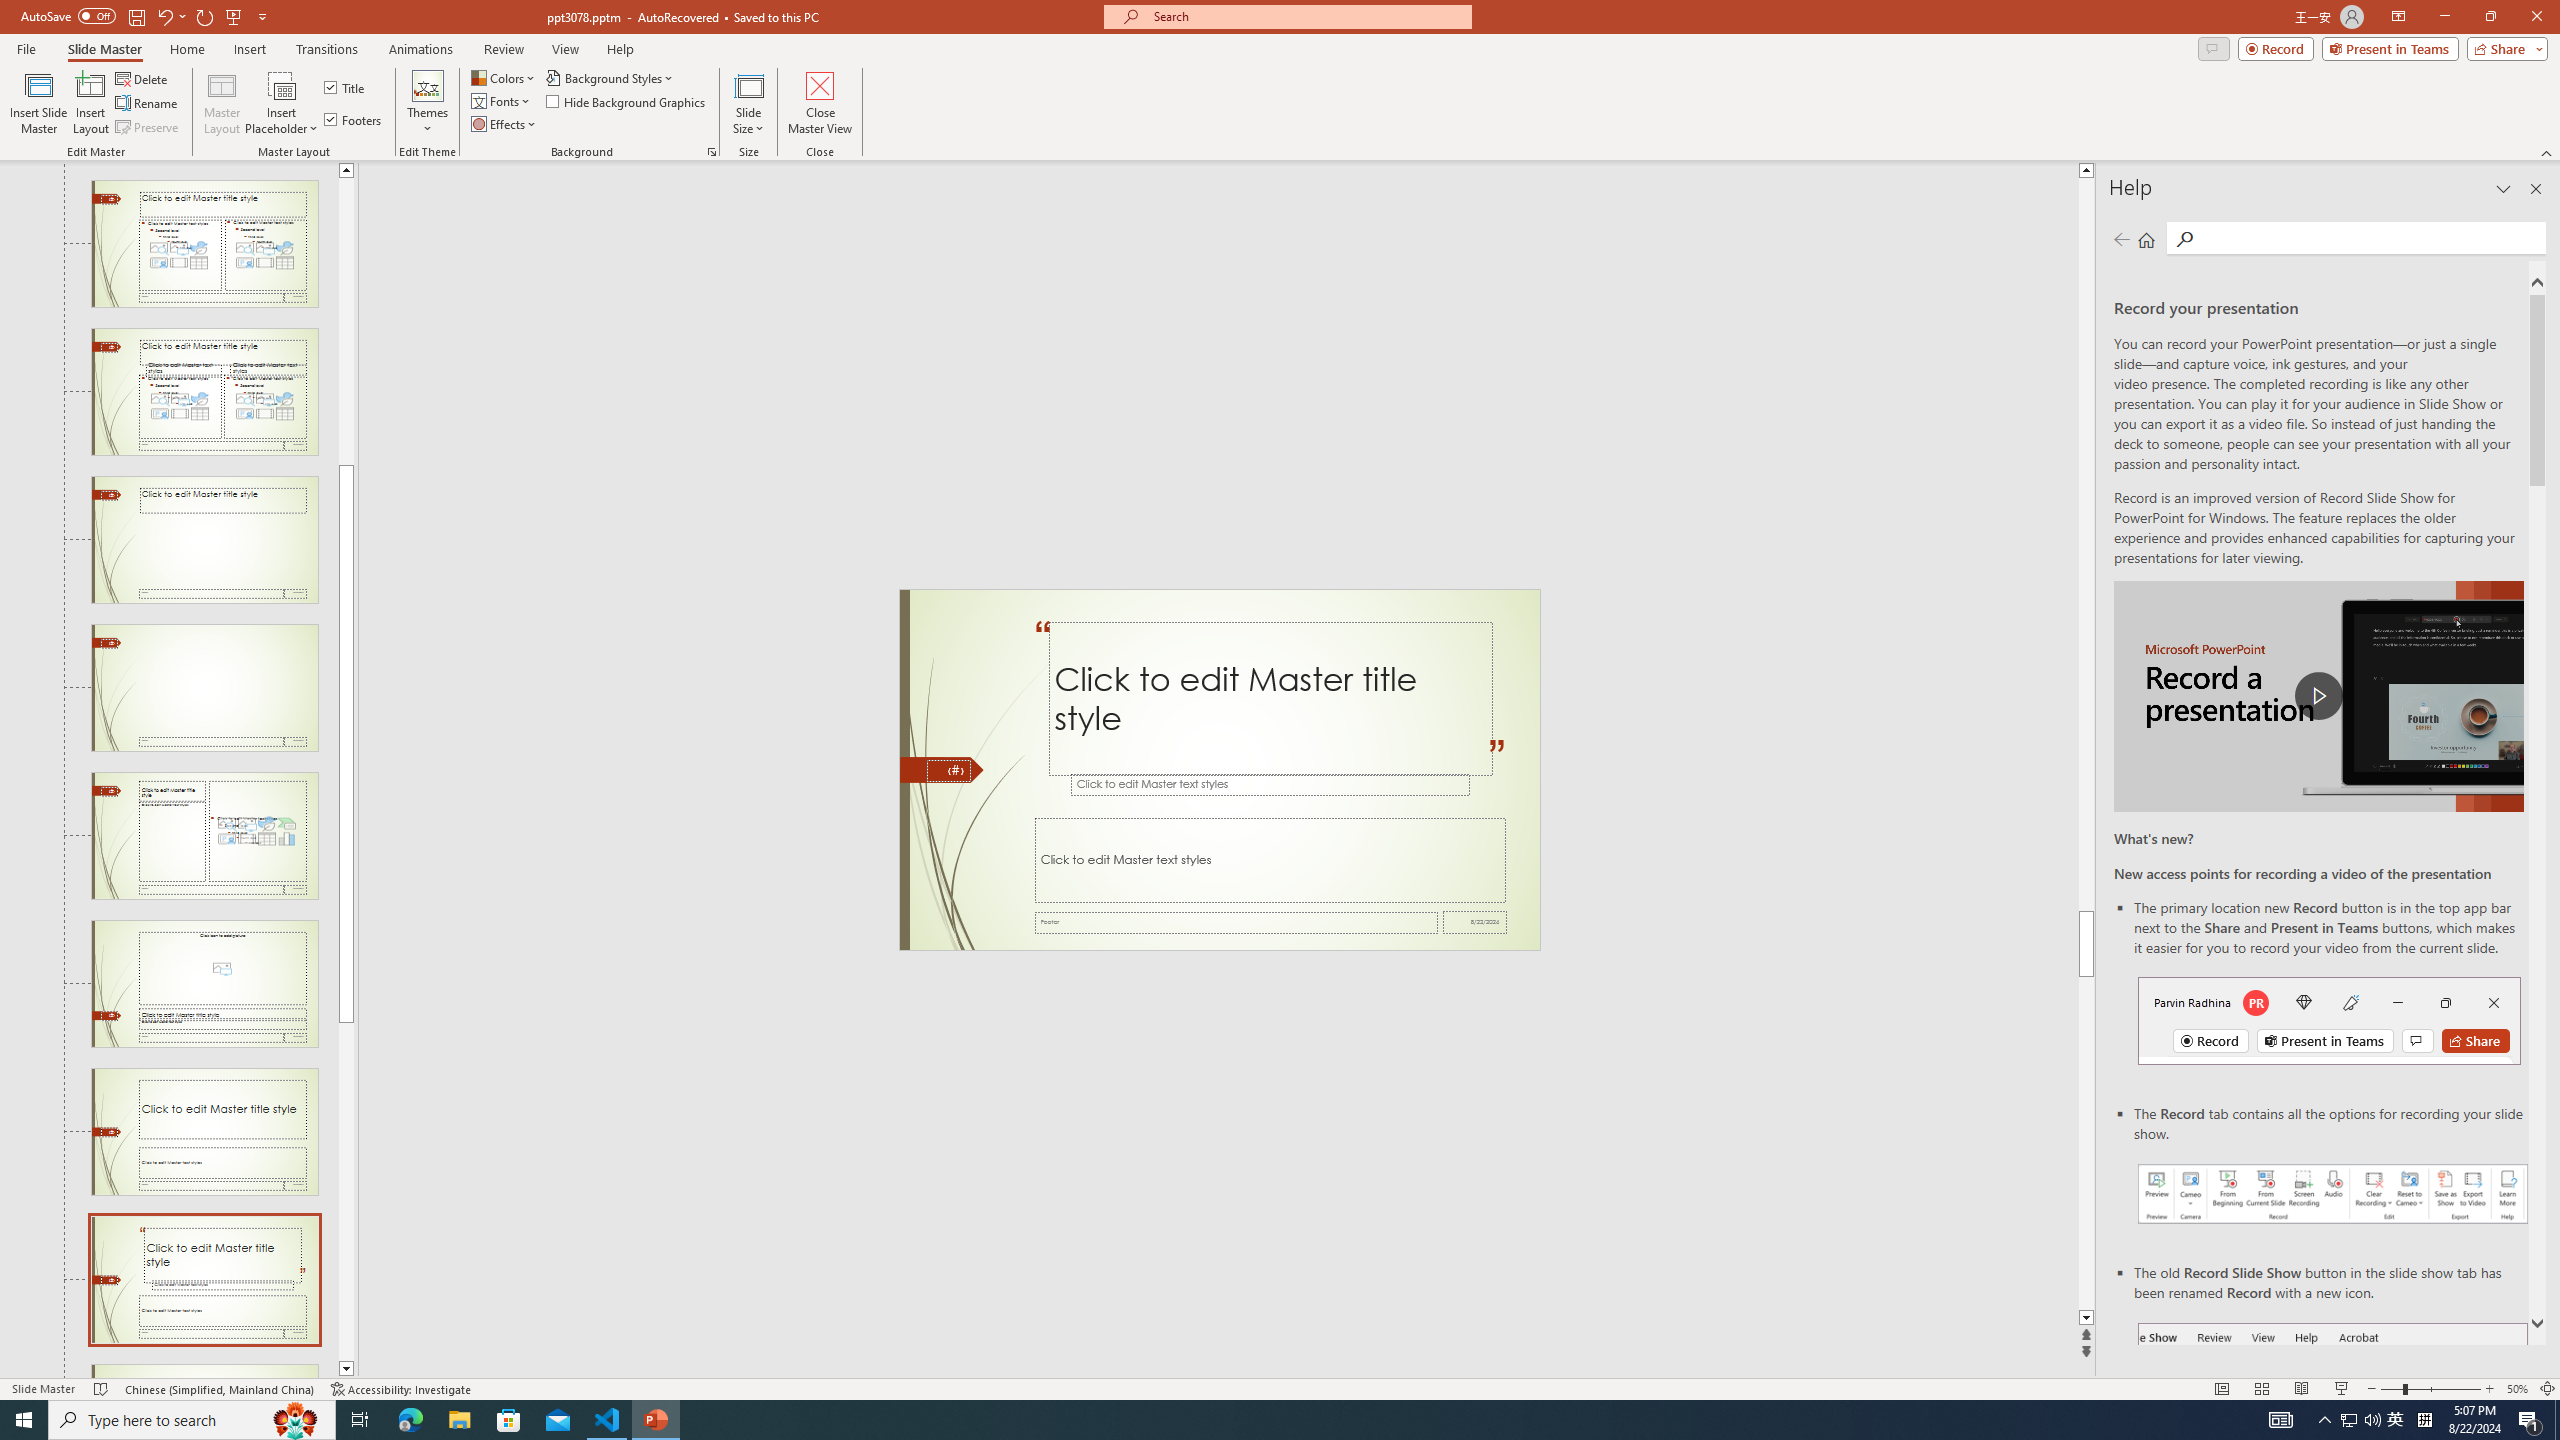  Describe the element at coordinates (611, 77) in the screenshot. I see `'Background Styles'` at that location.